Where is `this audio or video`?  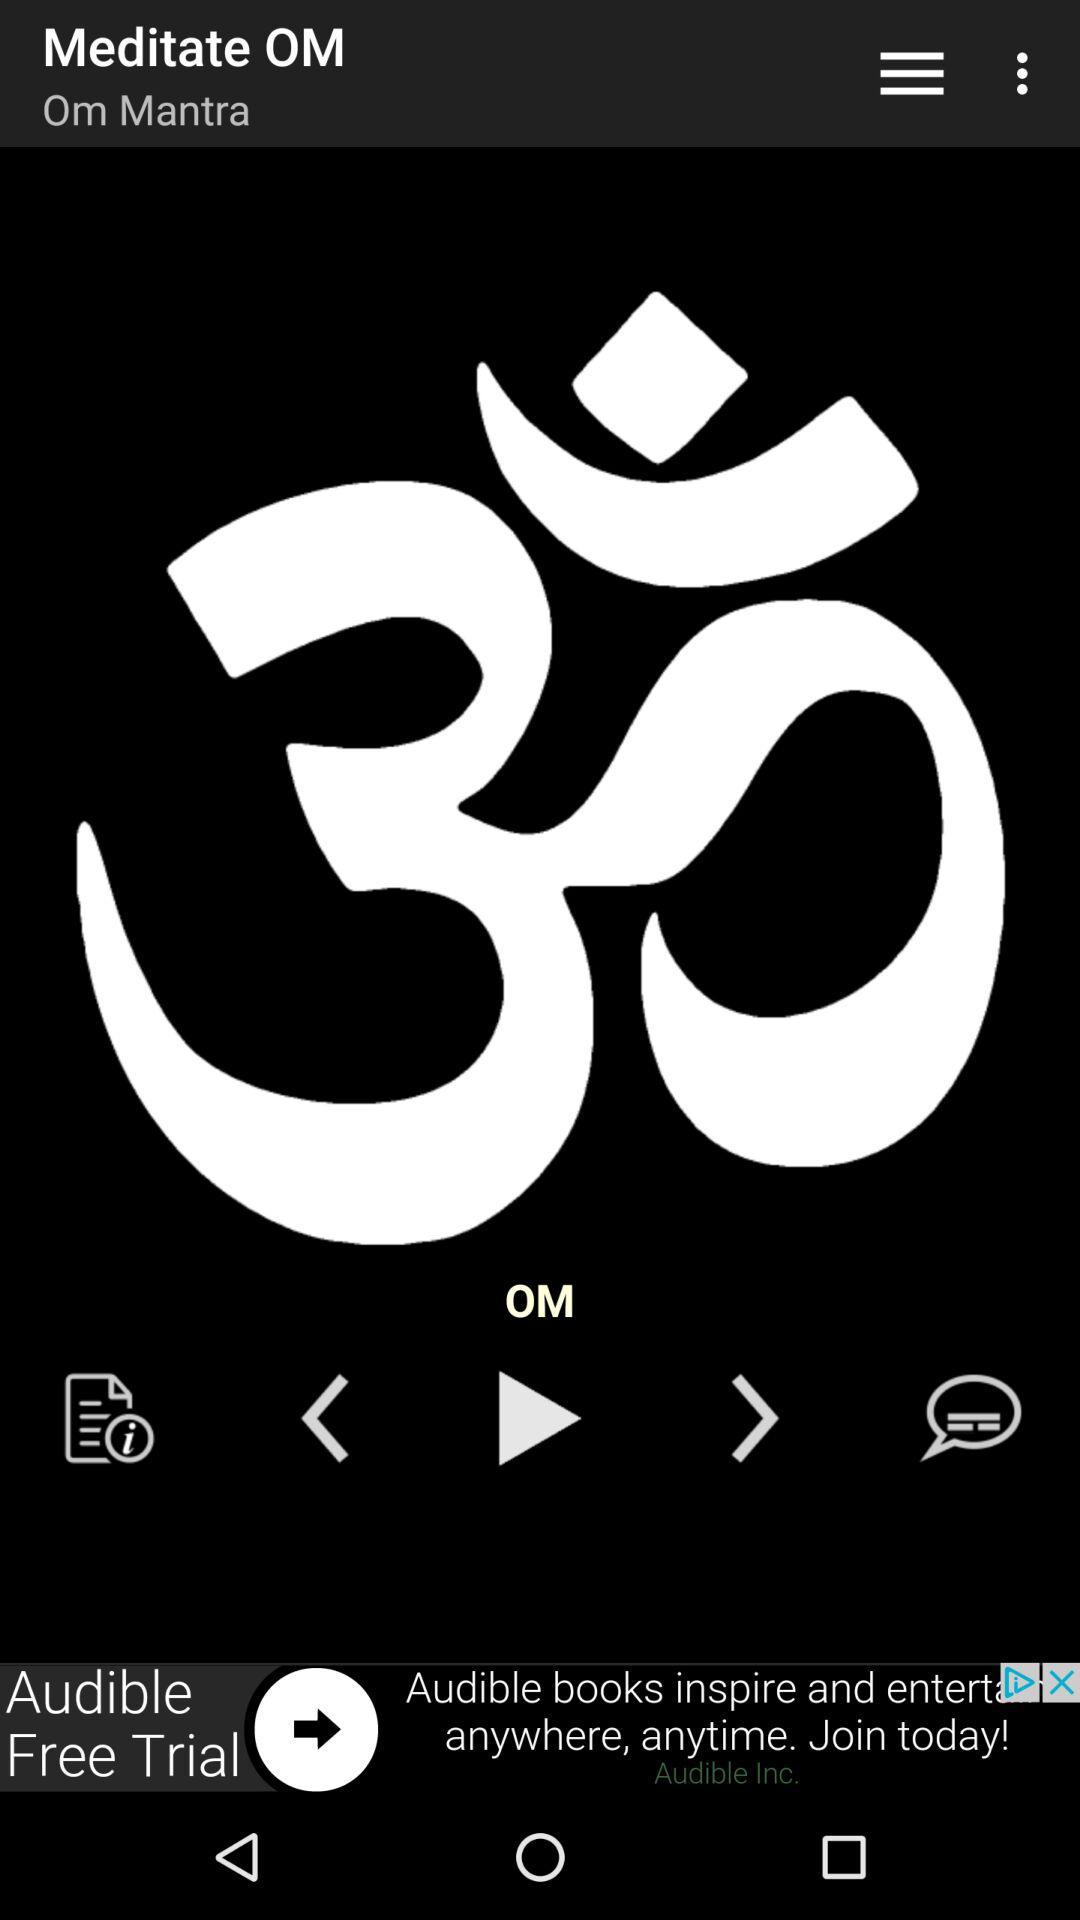
this audio or video is located at coordinates (540, 1417).